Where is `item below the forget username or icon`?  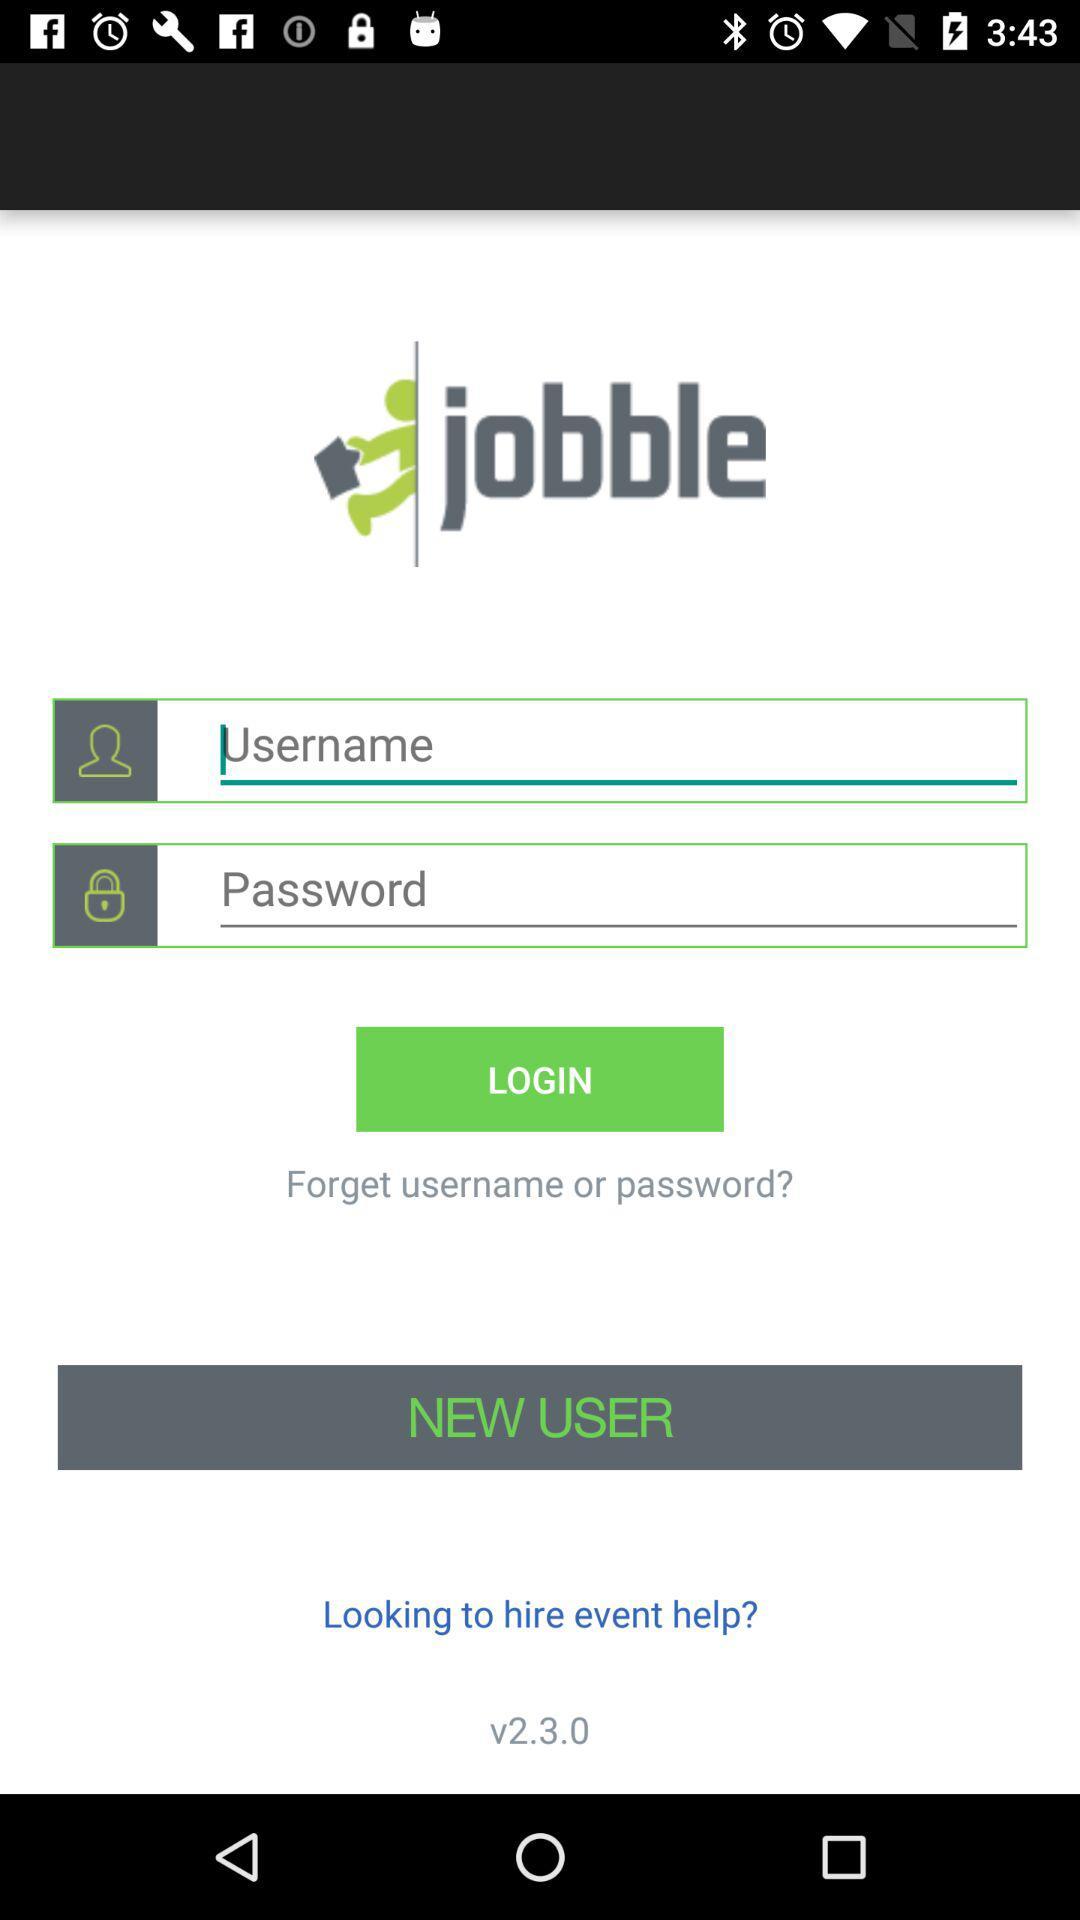
item below the forget username or icon is located at coordinates (540, 1416).